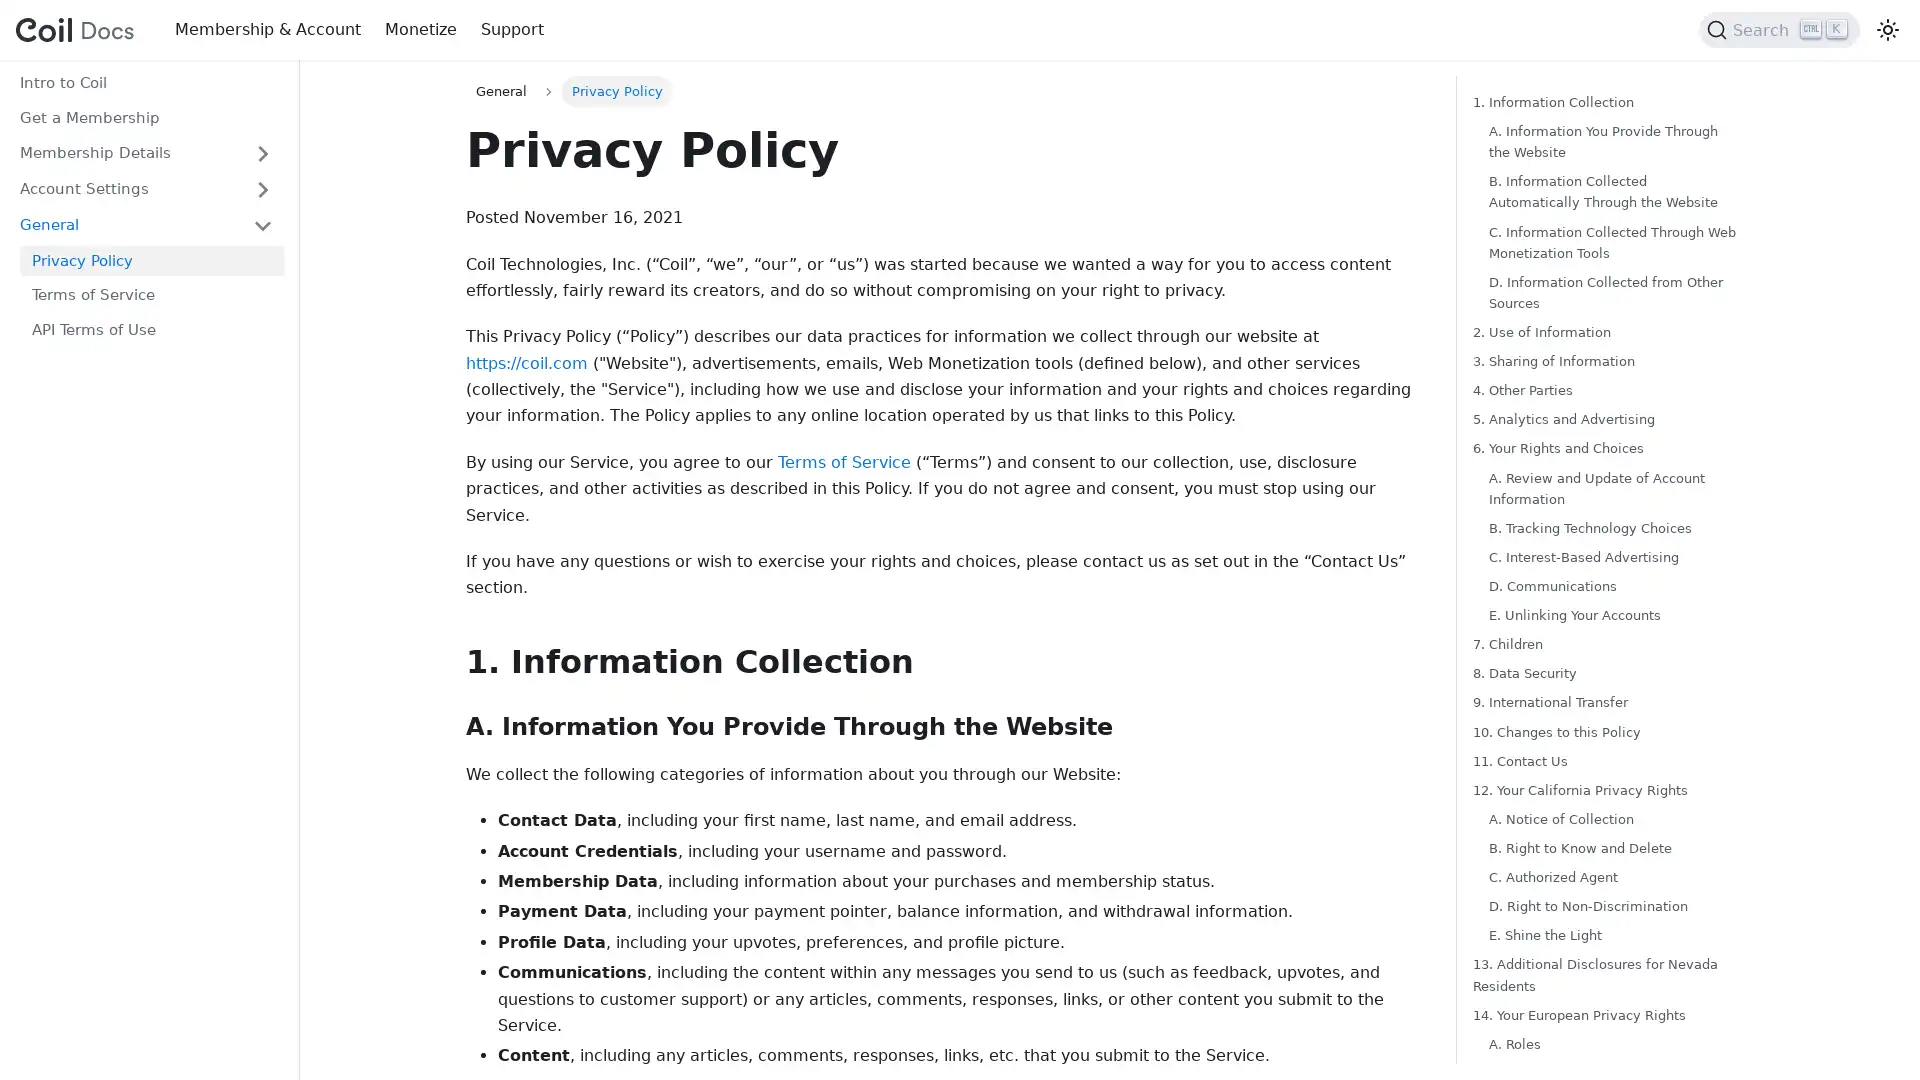 The height and width of the screenshot is (1080, 1920). Describe the element at coordinates (1779, 30) in the screenshot. I see `Search` at that location.